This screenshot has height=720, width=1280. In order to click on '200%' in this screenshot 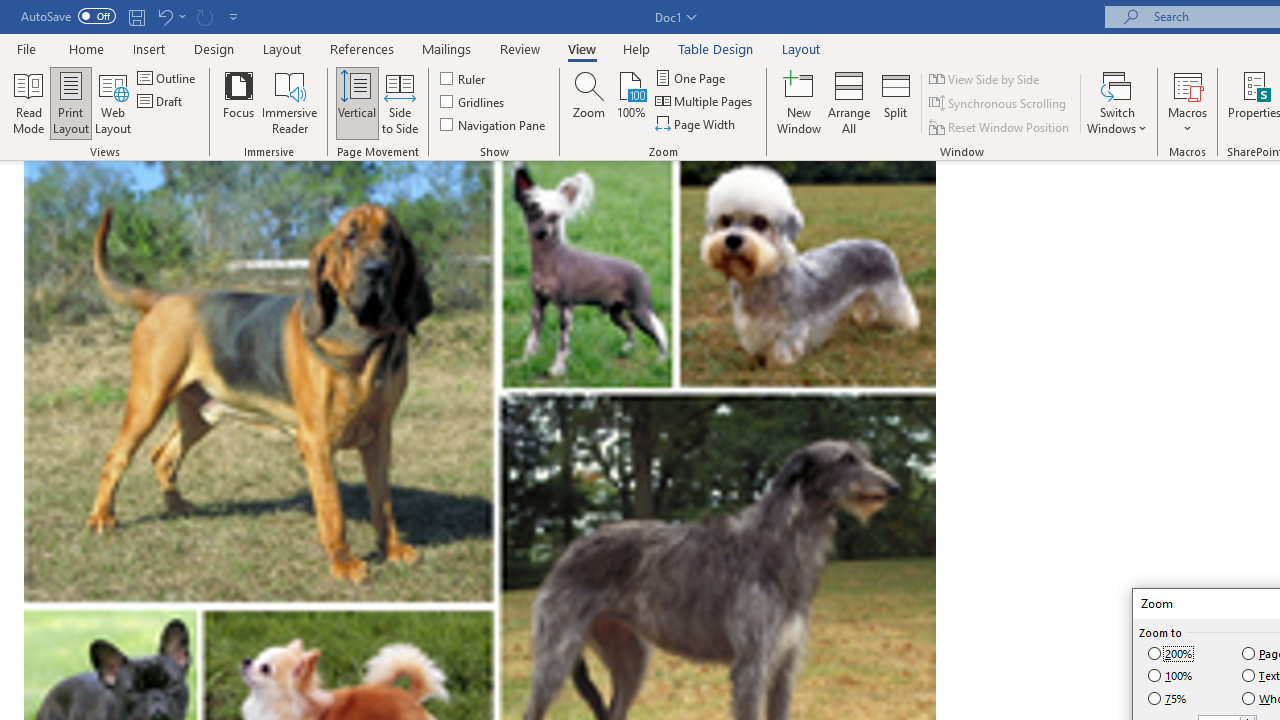, I will do `click(1171, 653)`.